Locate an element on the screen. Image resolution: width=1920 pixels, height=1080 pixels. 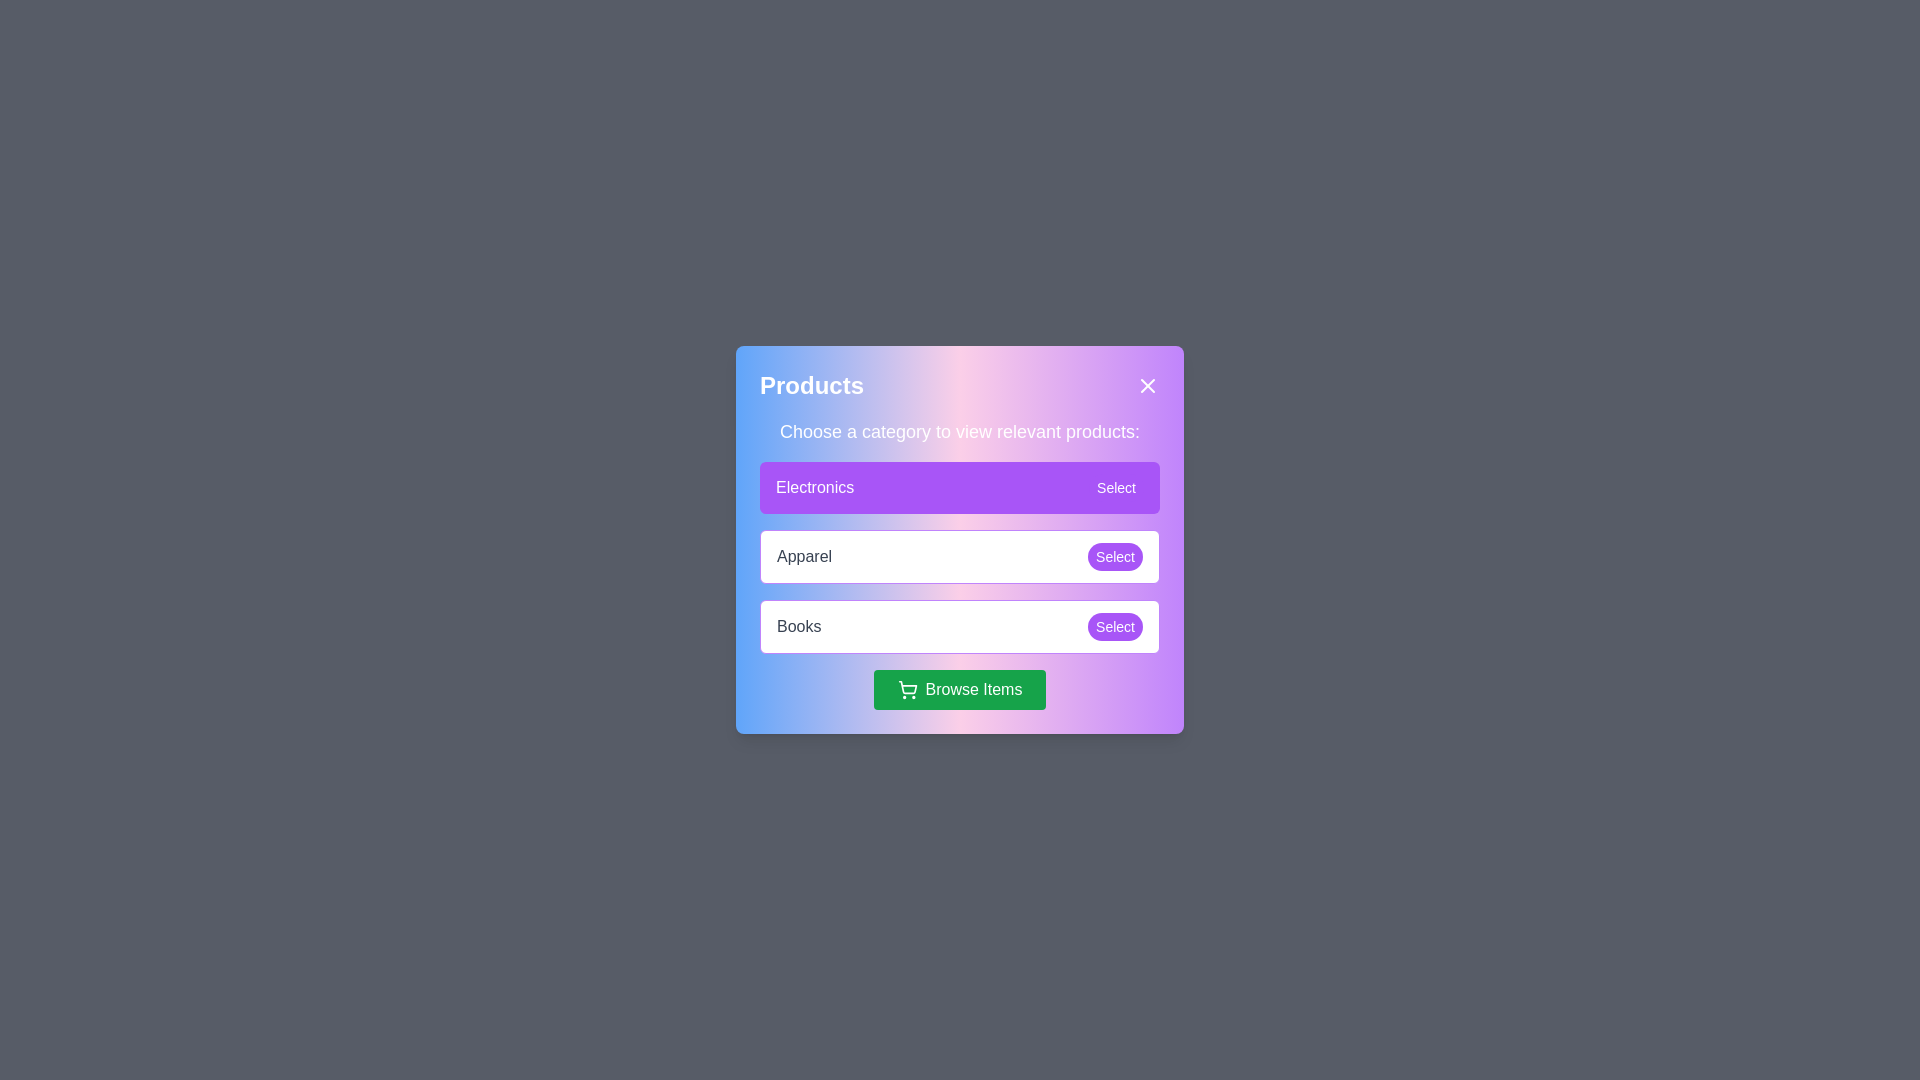
'Select' button associated with the 'Electronics' category is located at coordinates (1115, 488).